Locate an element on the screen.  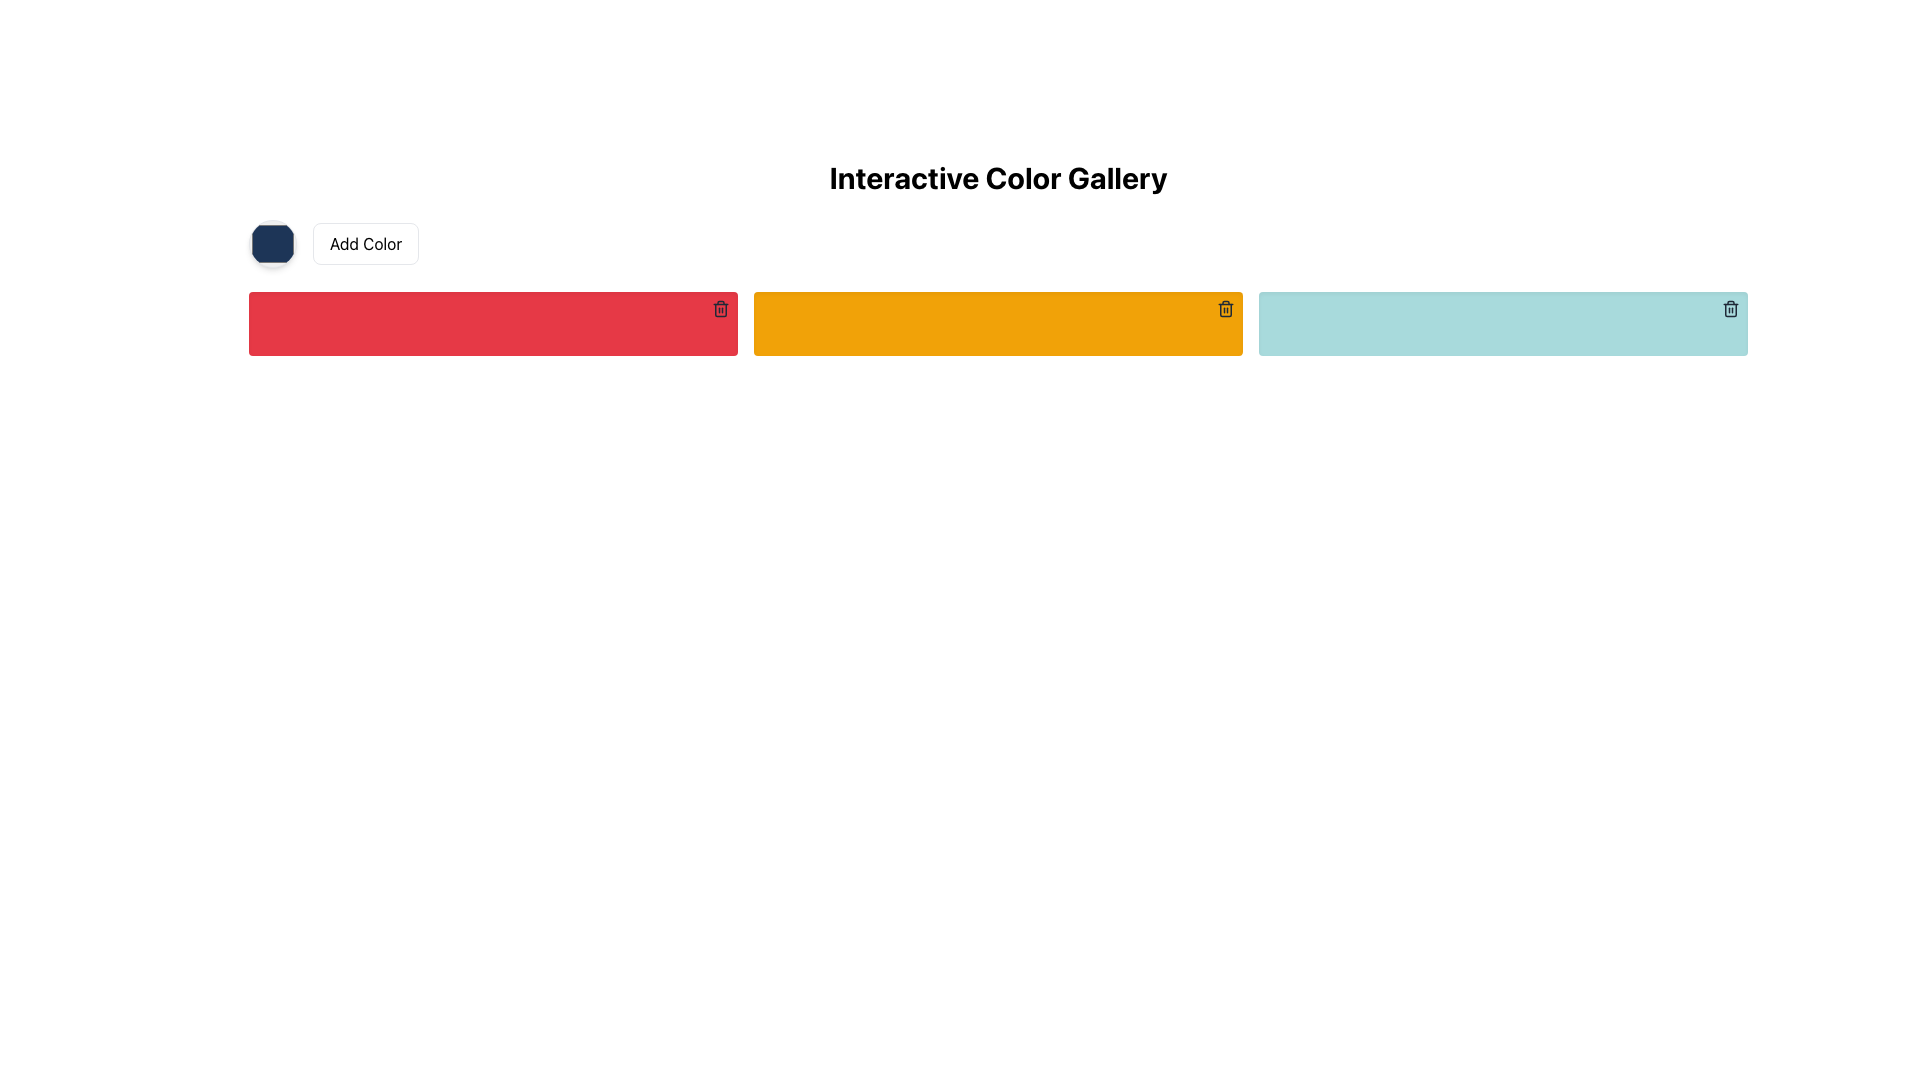
the delete button located at the top-right corner of the light blue color bar is located at coordinates (1730, 308).